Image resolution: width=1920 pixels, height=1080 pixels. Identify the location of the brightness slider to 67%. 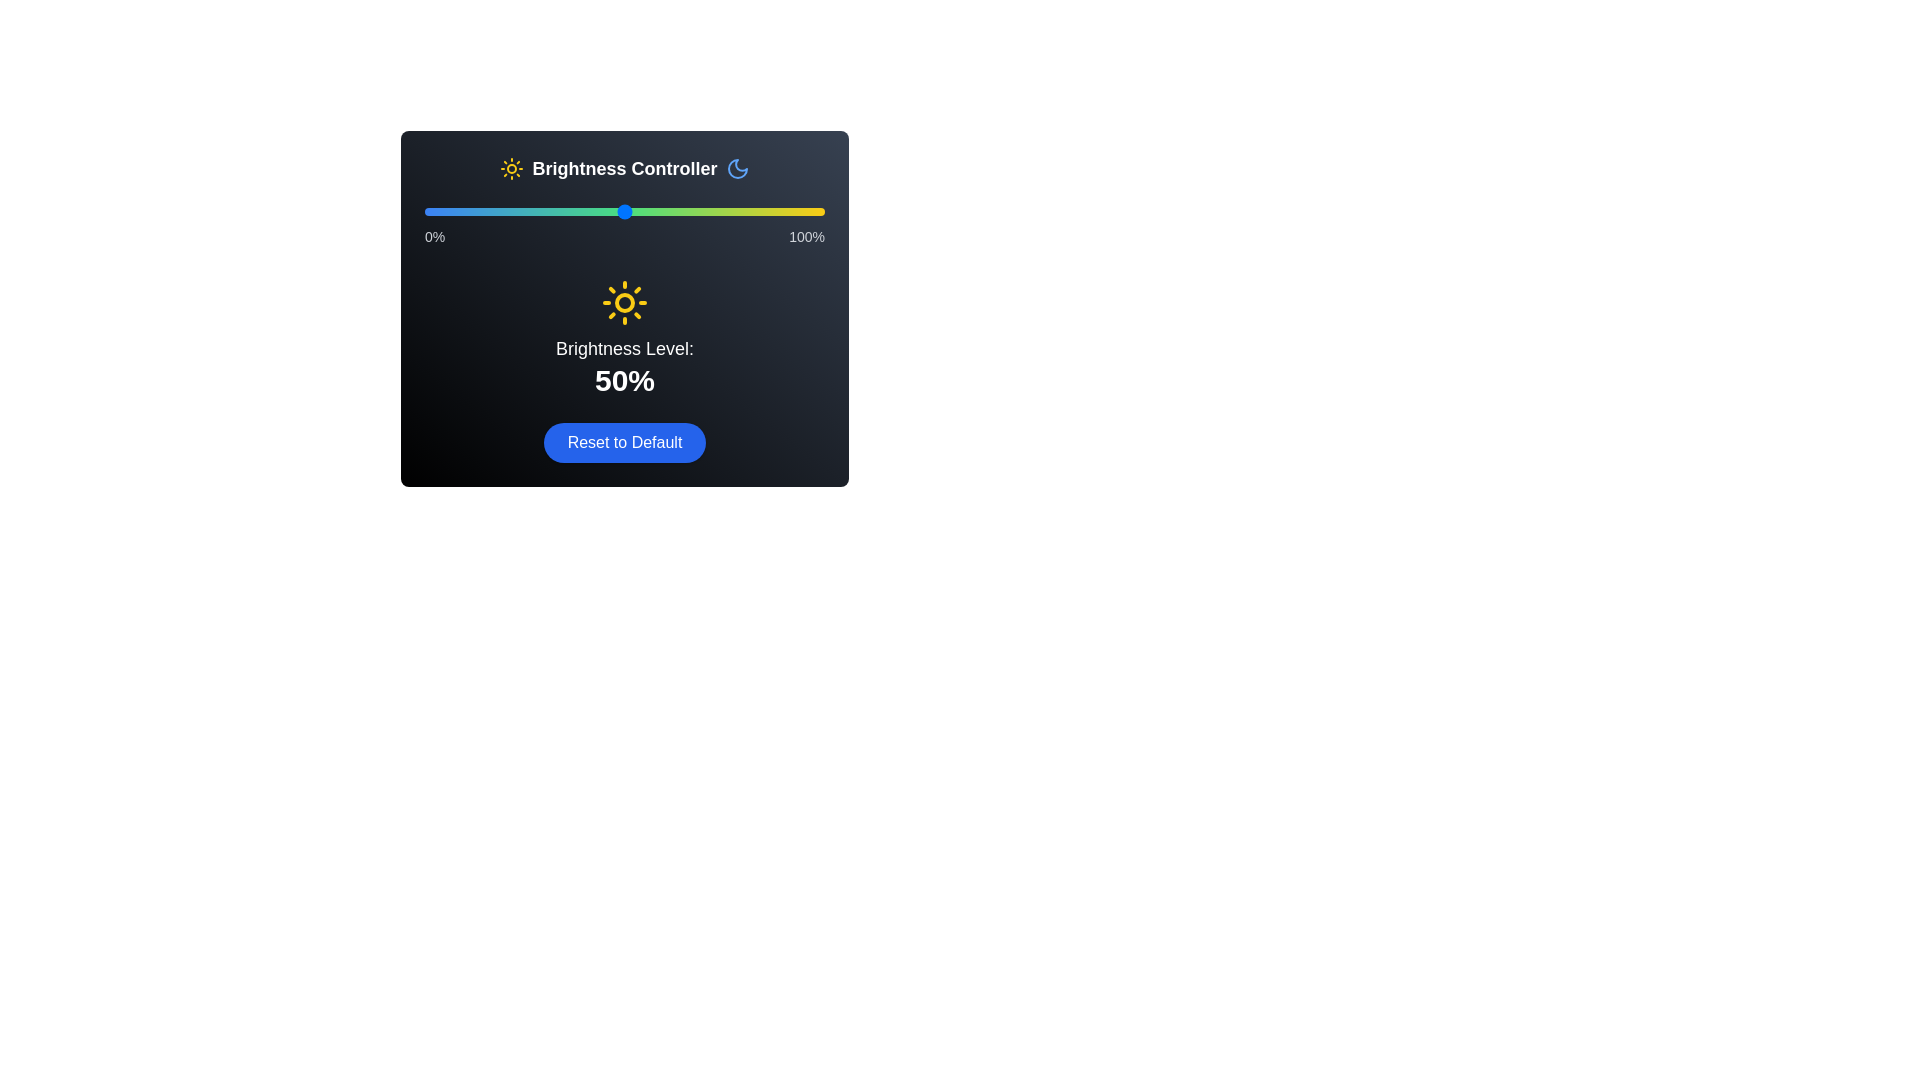
(692, 212).